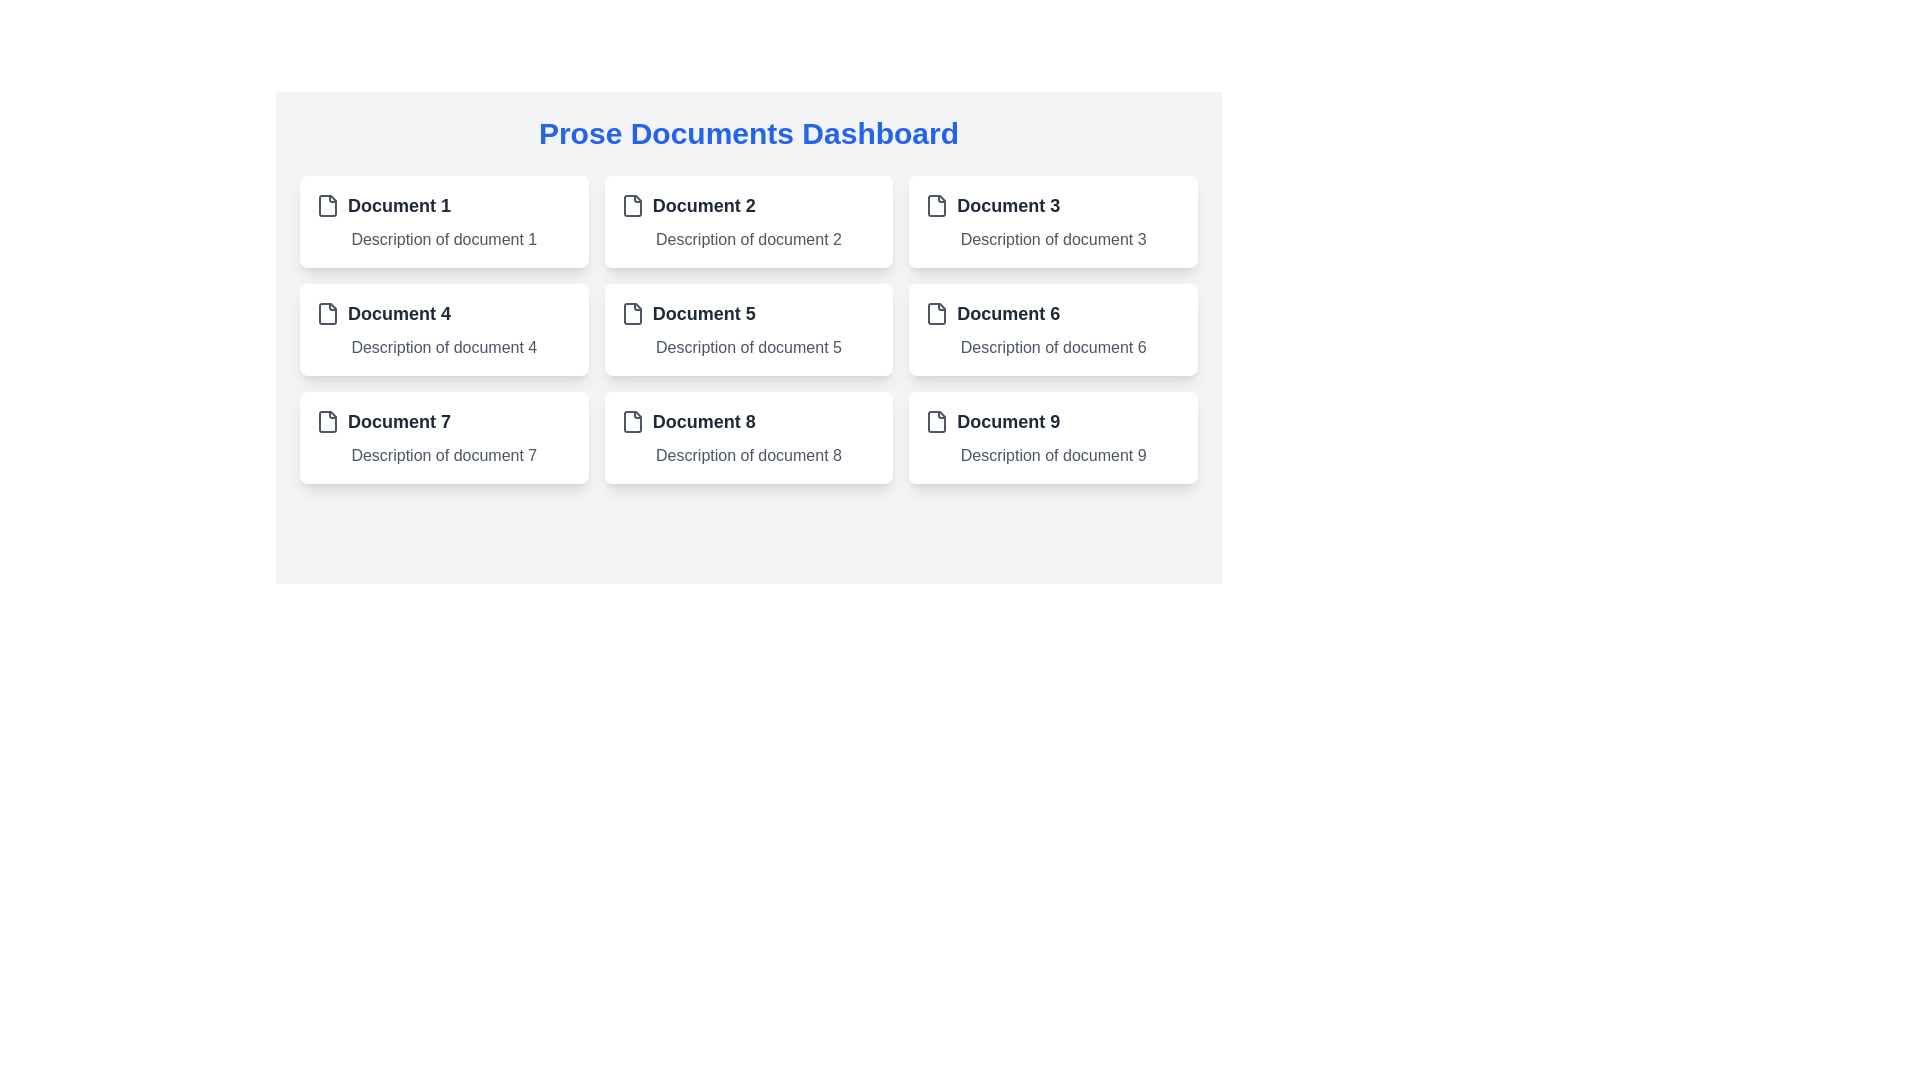 Image resolution: width=1920 pixels, height=1080 pixels. I want to click on the document icon, which is represented by an SVG graphic with dark gray lines and a folded corner, located to the left of the text 'Document 2' and 'Description of document 2', so click(631, 205).